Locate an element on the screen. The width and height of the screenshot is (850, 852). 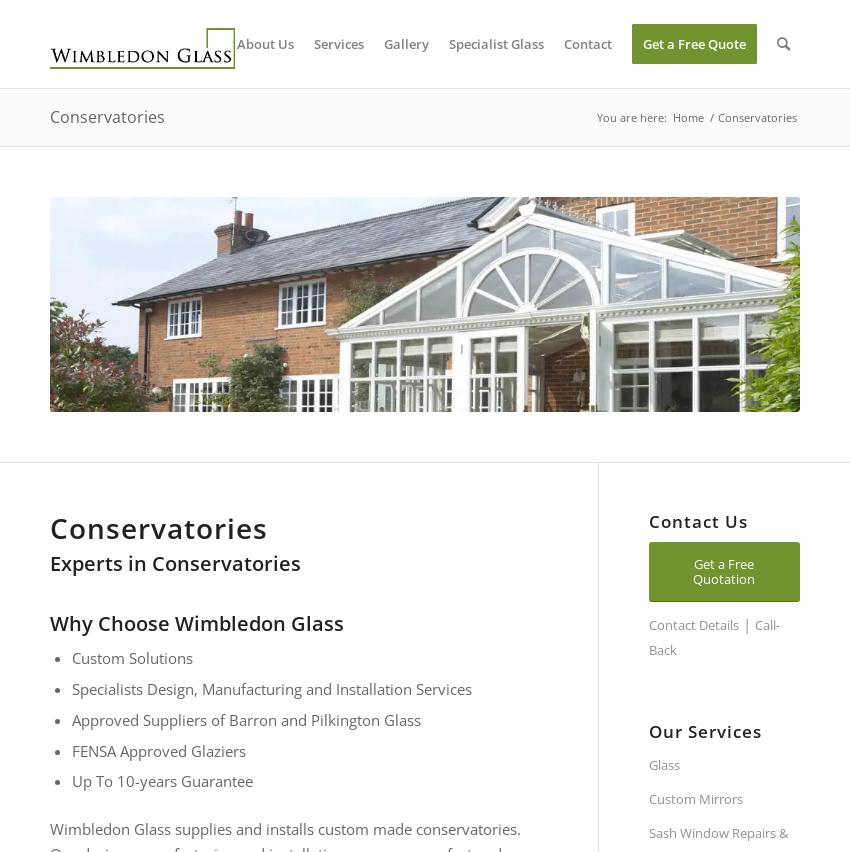
'Contact Details' is located at coordinates (692, 624).